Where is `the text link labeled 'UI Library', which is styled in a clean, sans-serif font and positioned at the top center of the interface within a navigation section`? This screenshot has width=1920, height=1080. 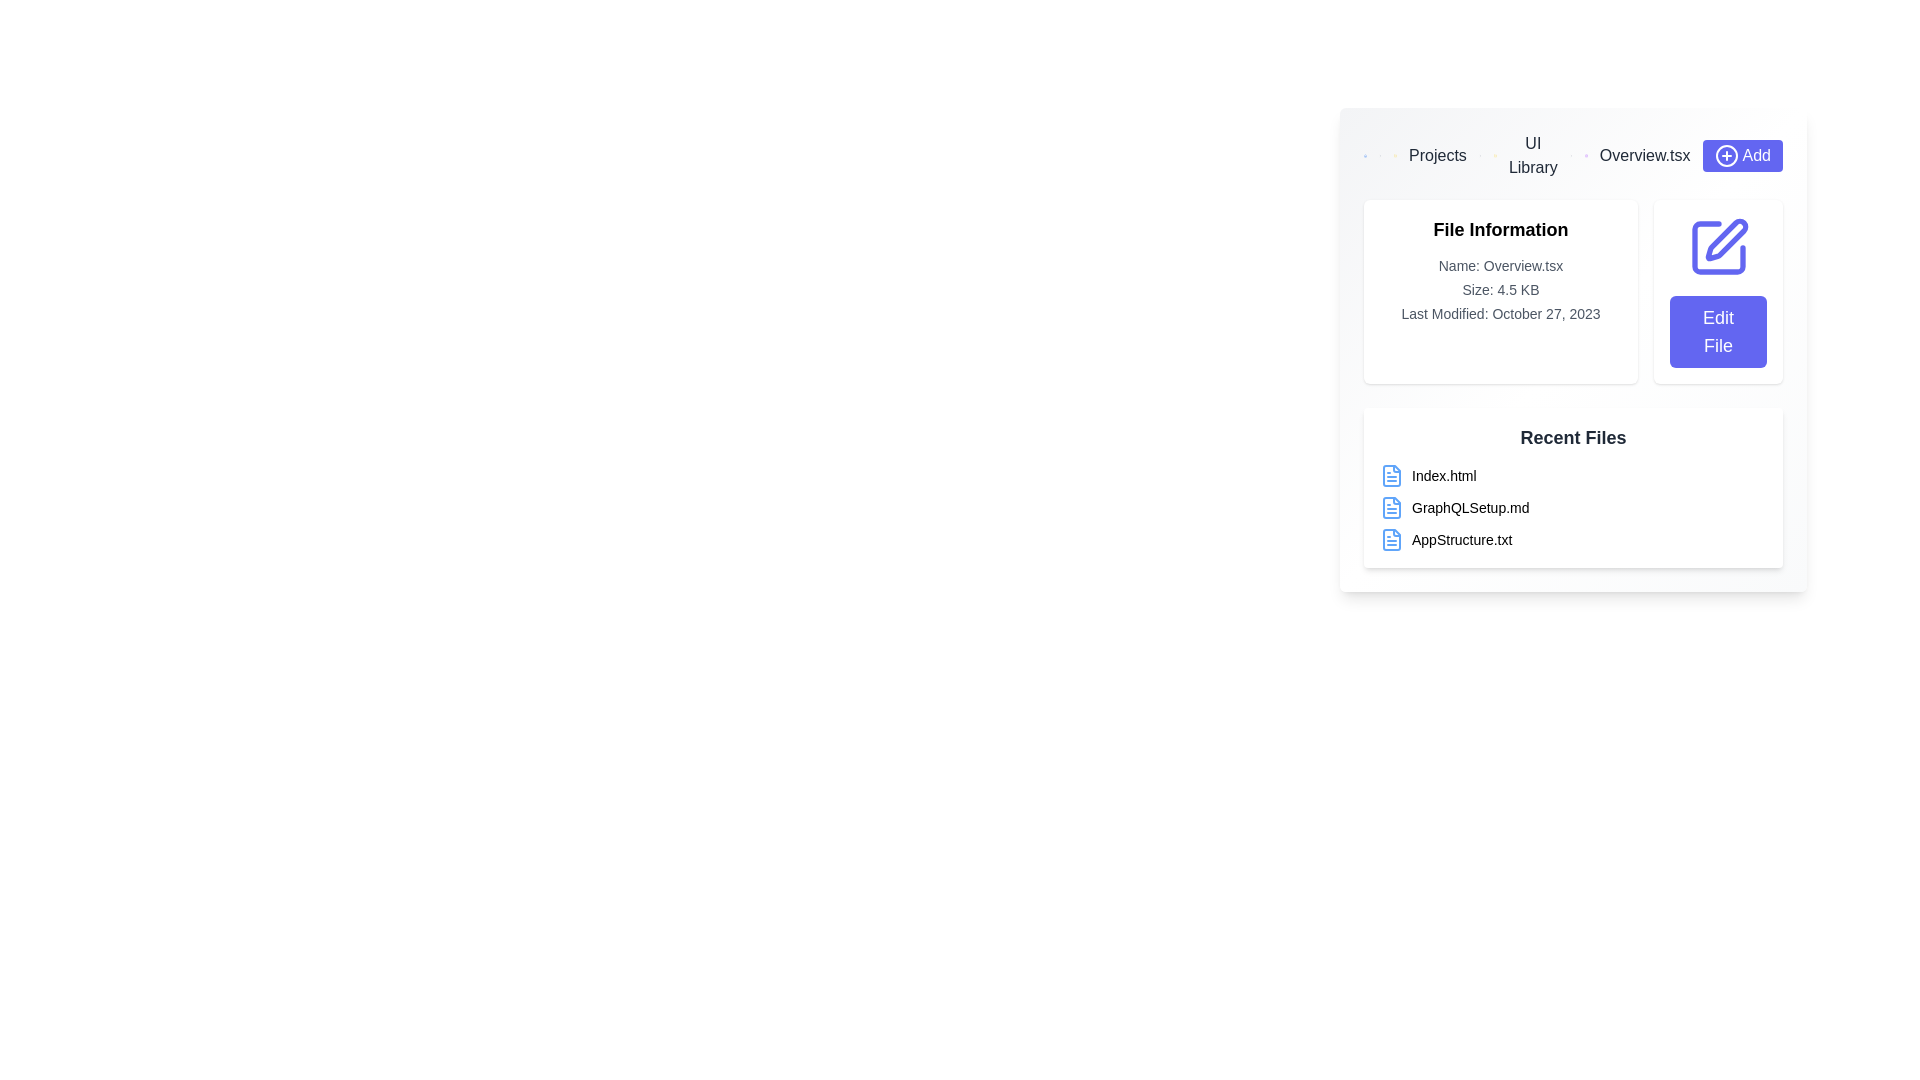
the text link labeled 'UI Library', which is styled in a clean, sans-serif font and positioned at the top center of the interface within a navigation section is located at coordinates (1532, 154).